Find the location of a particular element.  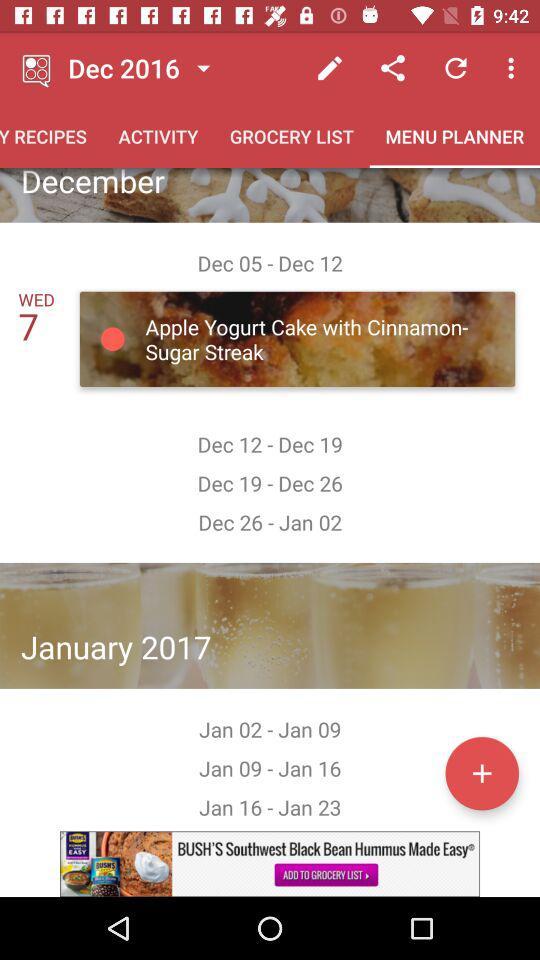

the add icon is located at coordinates (481, 772).